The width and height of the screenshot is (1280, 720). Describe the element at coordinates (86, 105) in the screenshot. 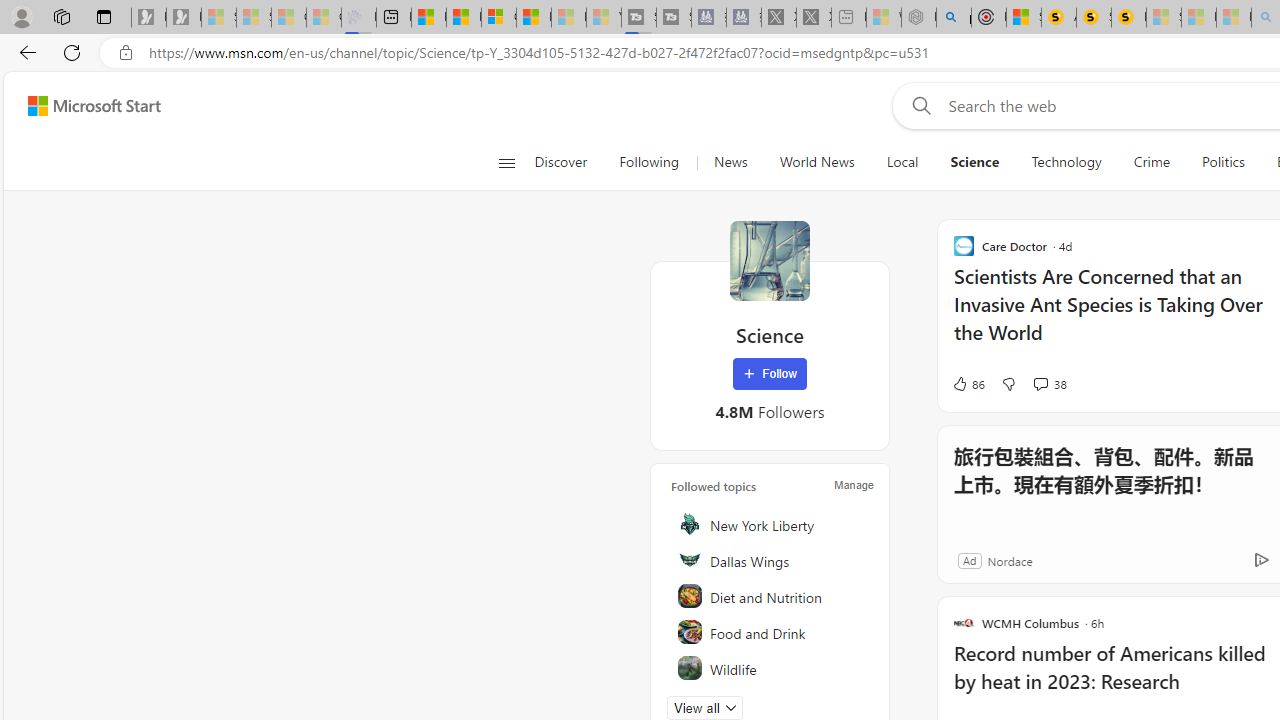

I see `'Skip to content'` at that location.